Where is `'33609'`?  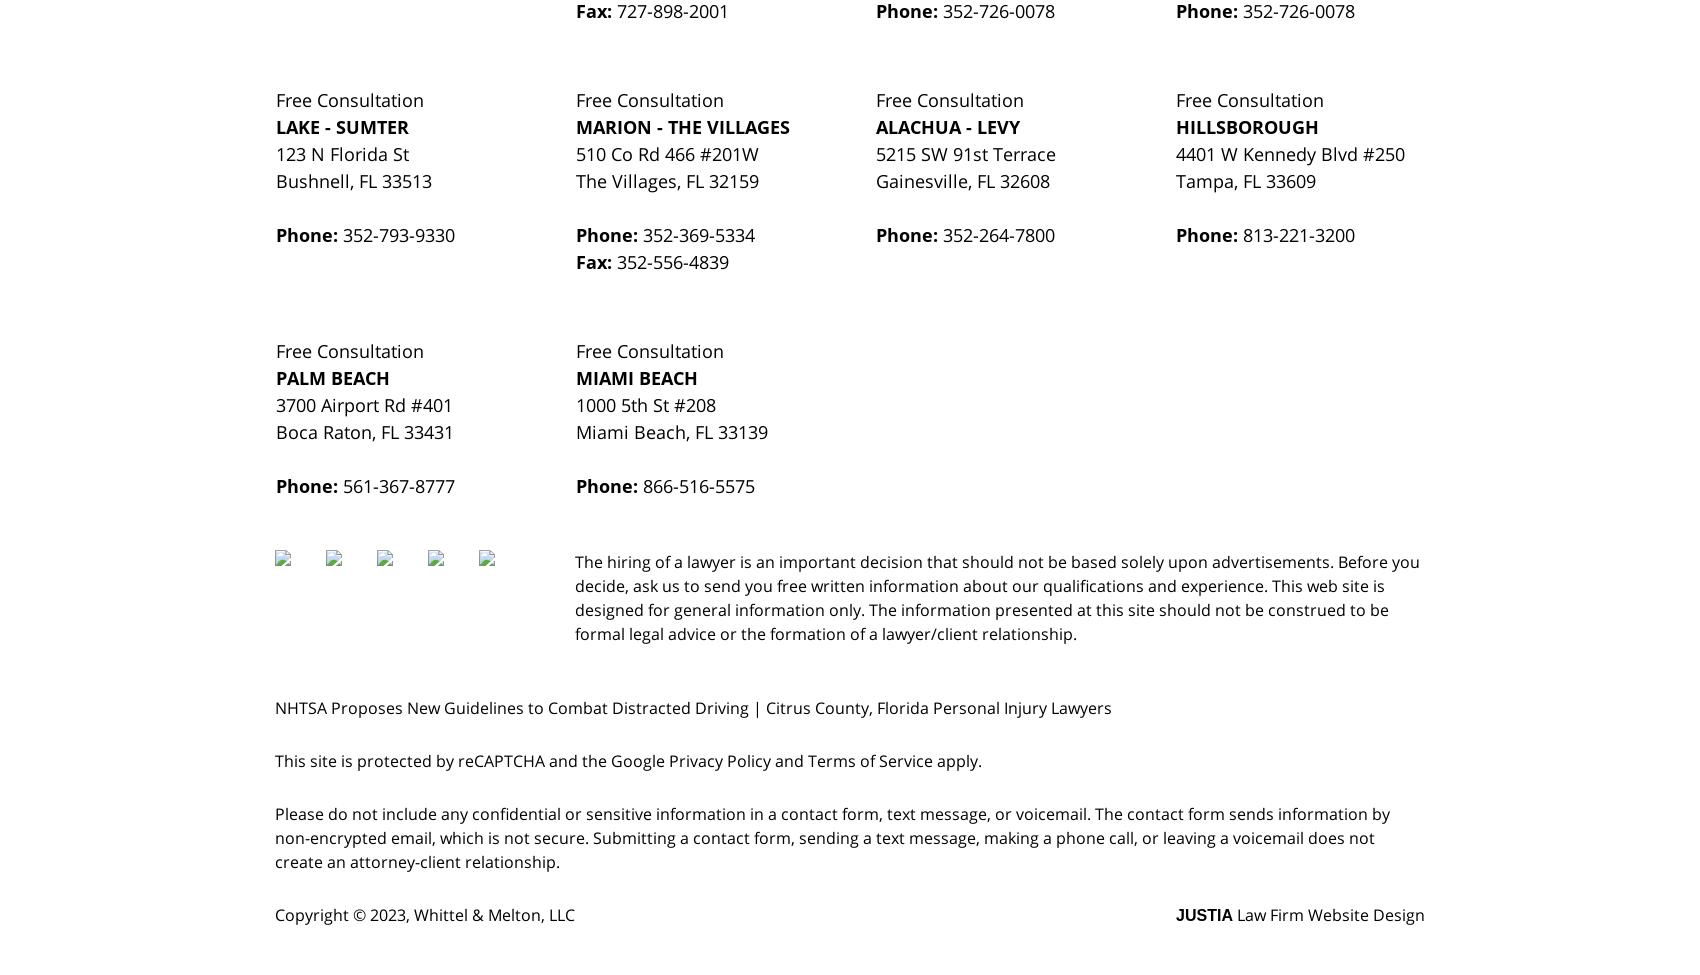 '33609' is located at coordinates (1290, 179).